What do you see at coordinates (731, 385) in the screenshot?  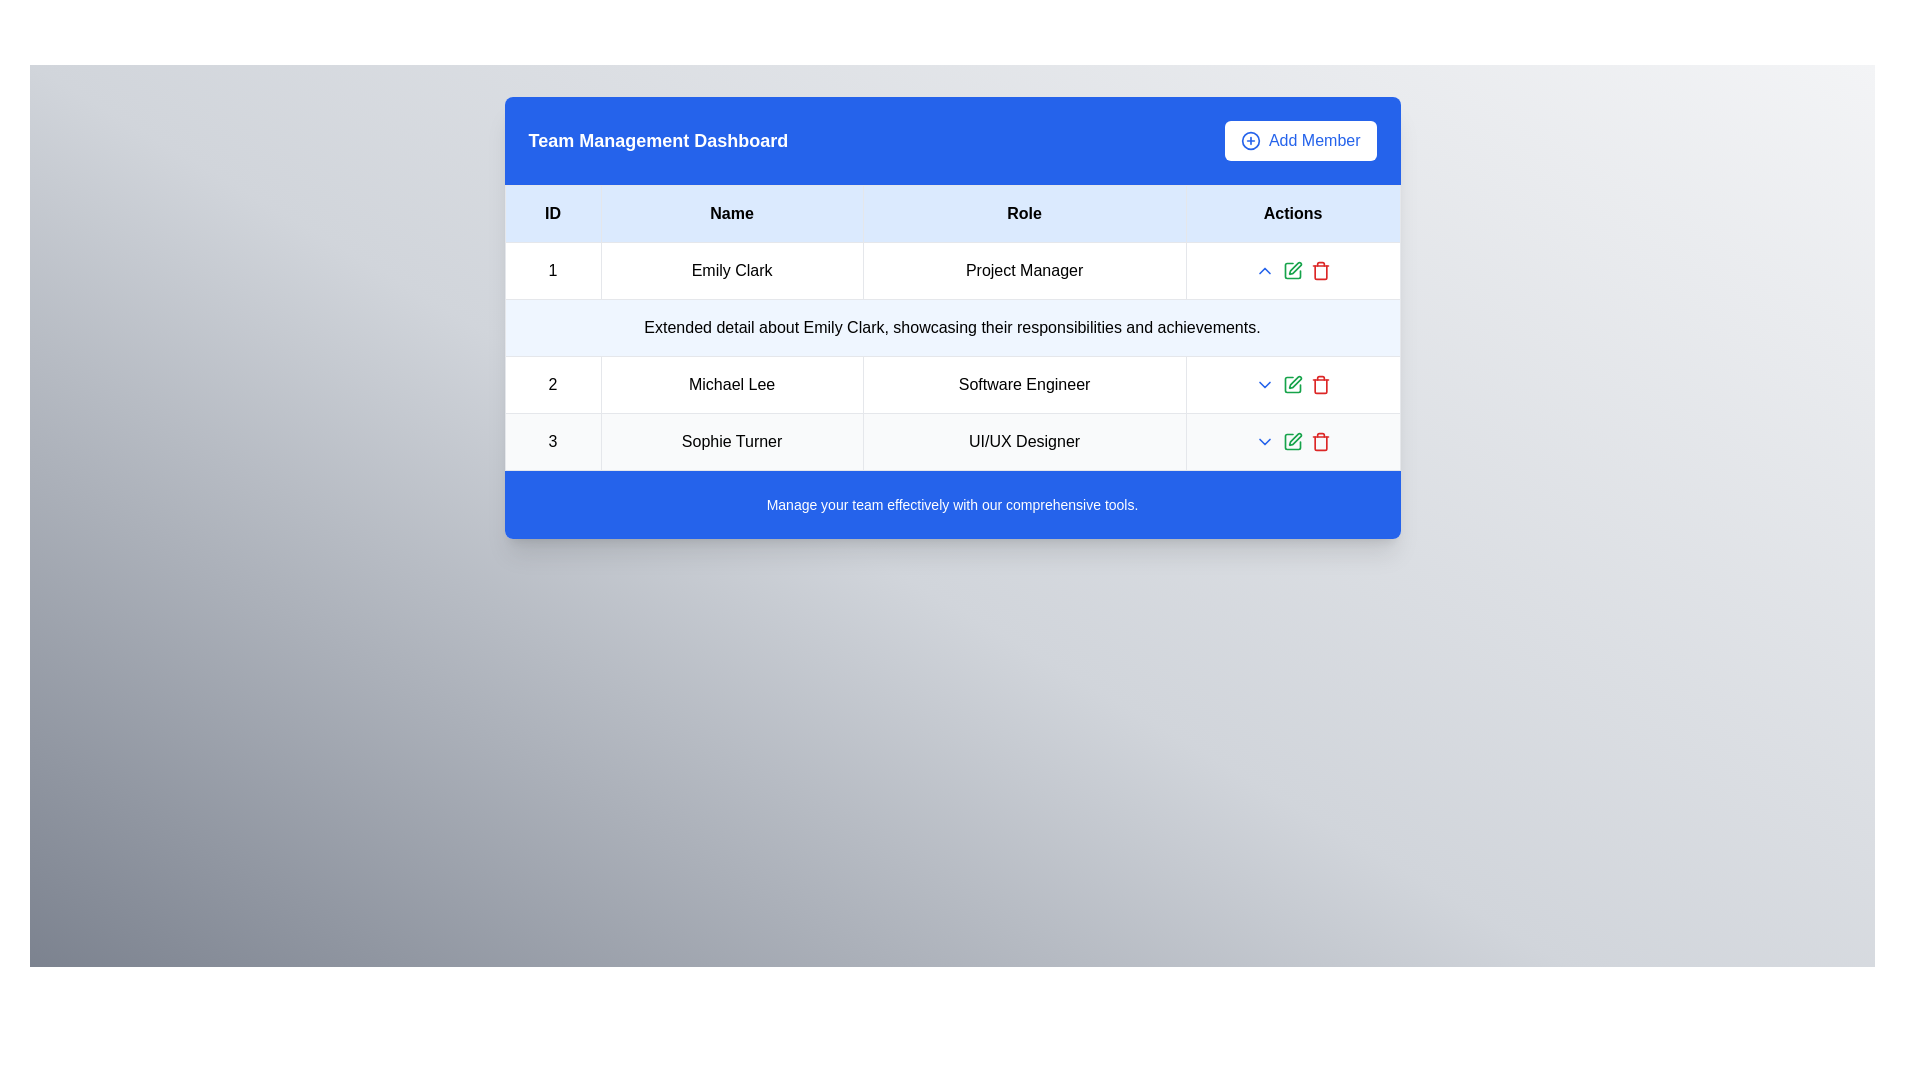 I see `the static text displaying the name 'Michael Lee' in the second row of the table under the 'Name' column` at bounding box center [731, 385].